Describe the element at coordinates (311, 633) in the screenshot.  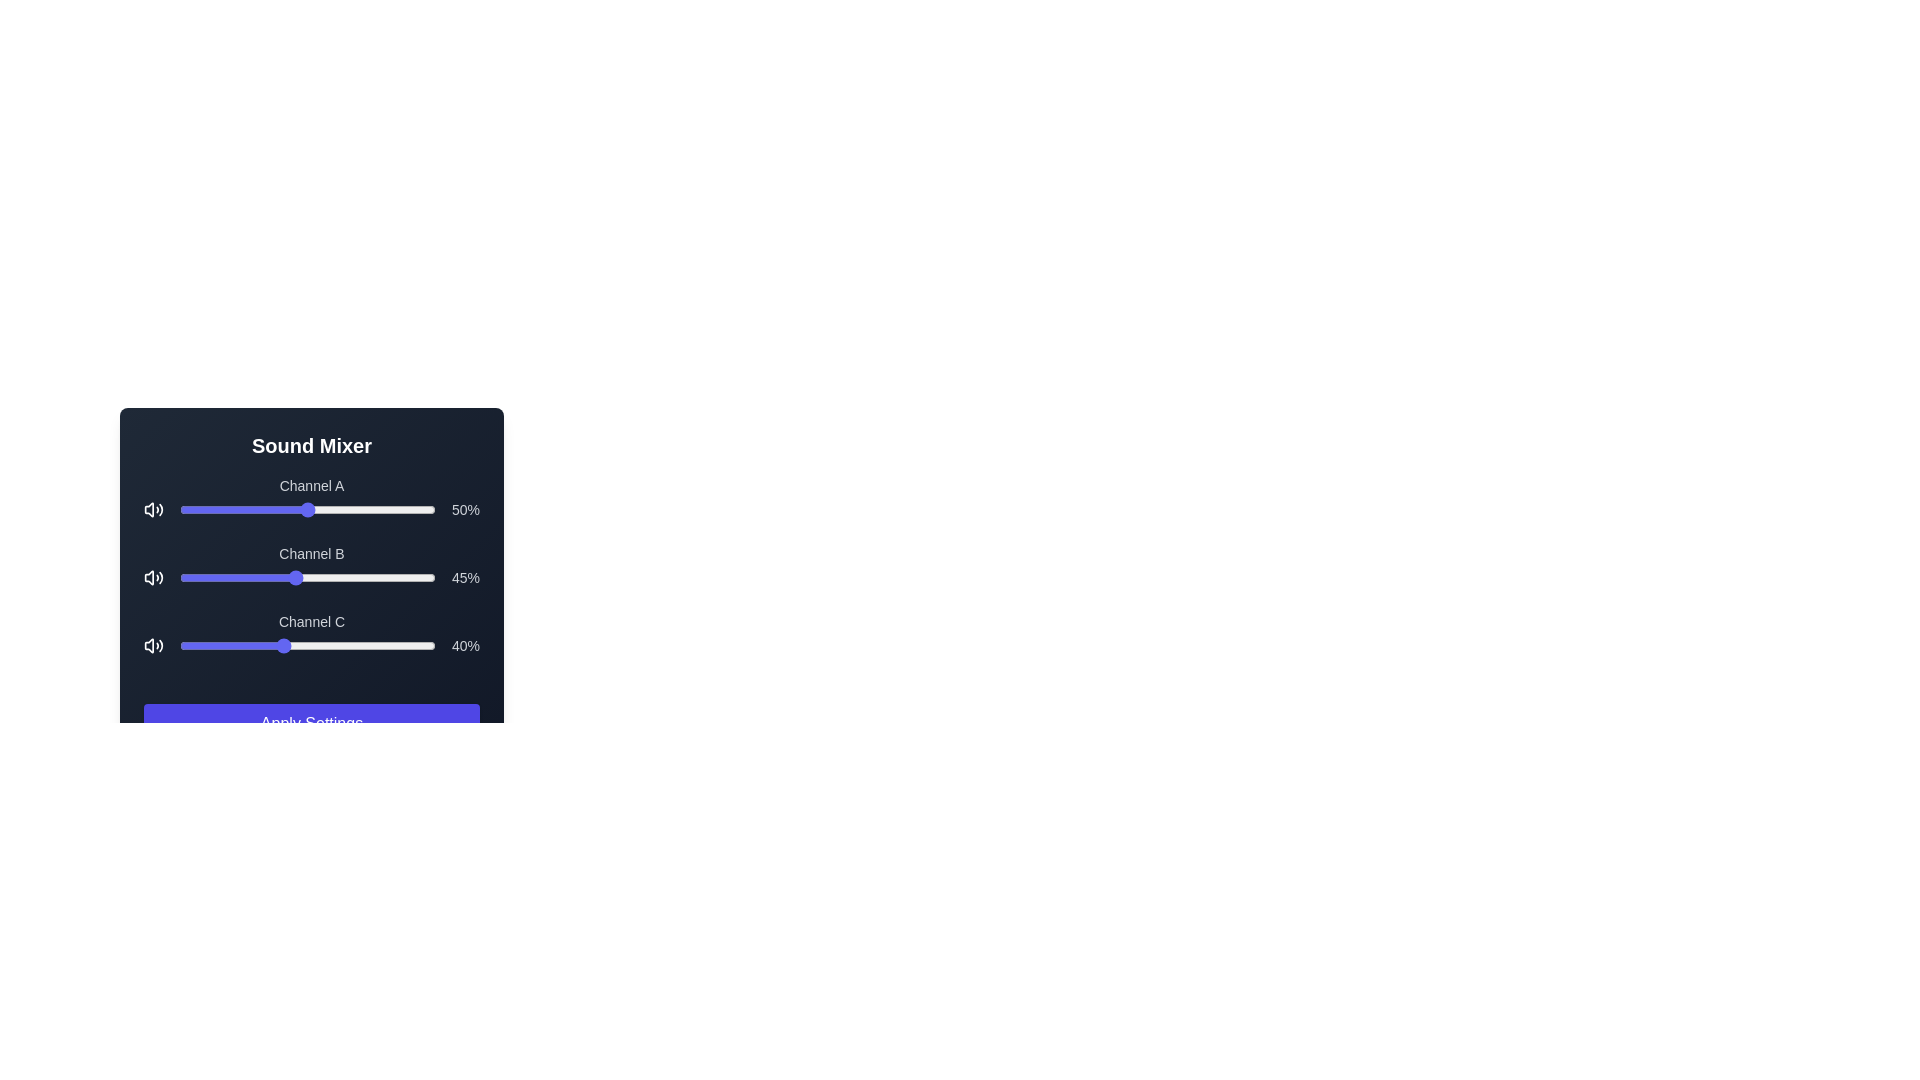
I see `the slider labeled 'Channel C'` at that location.